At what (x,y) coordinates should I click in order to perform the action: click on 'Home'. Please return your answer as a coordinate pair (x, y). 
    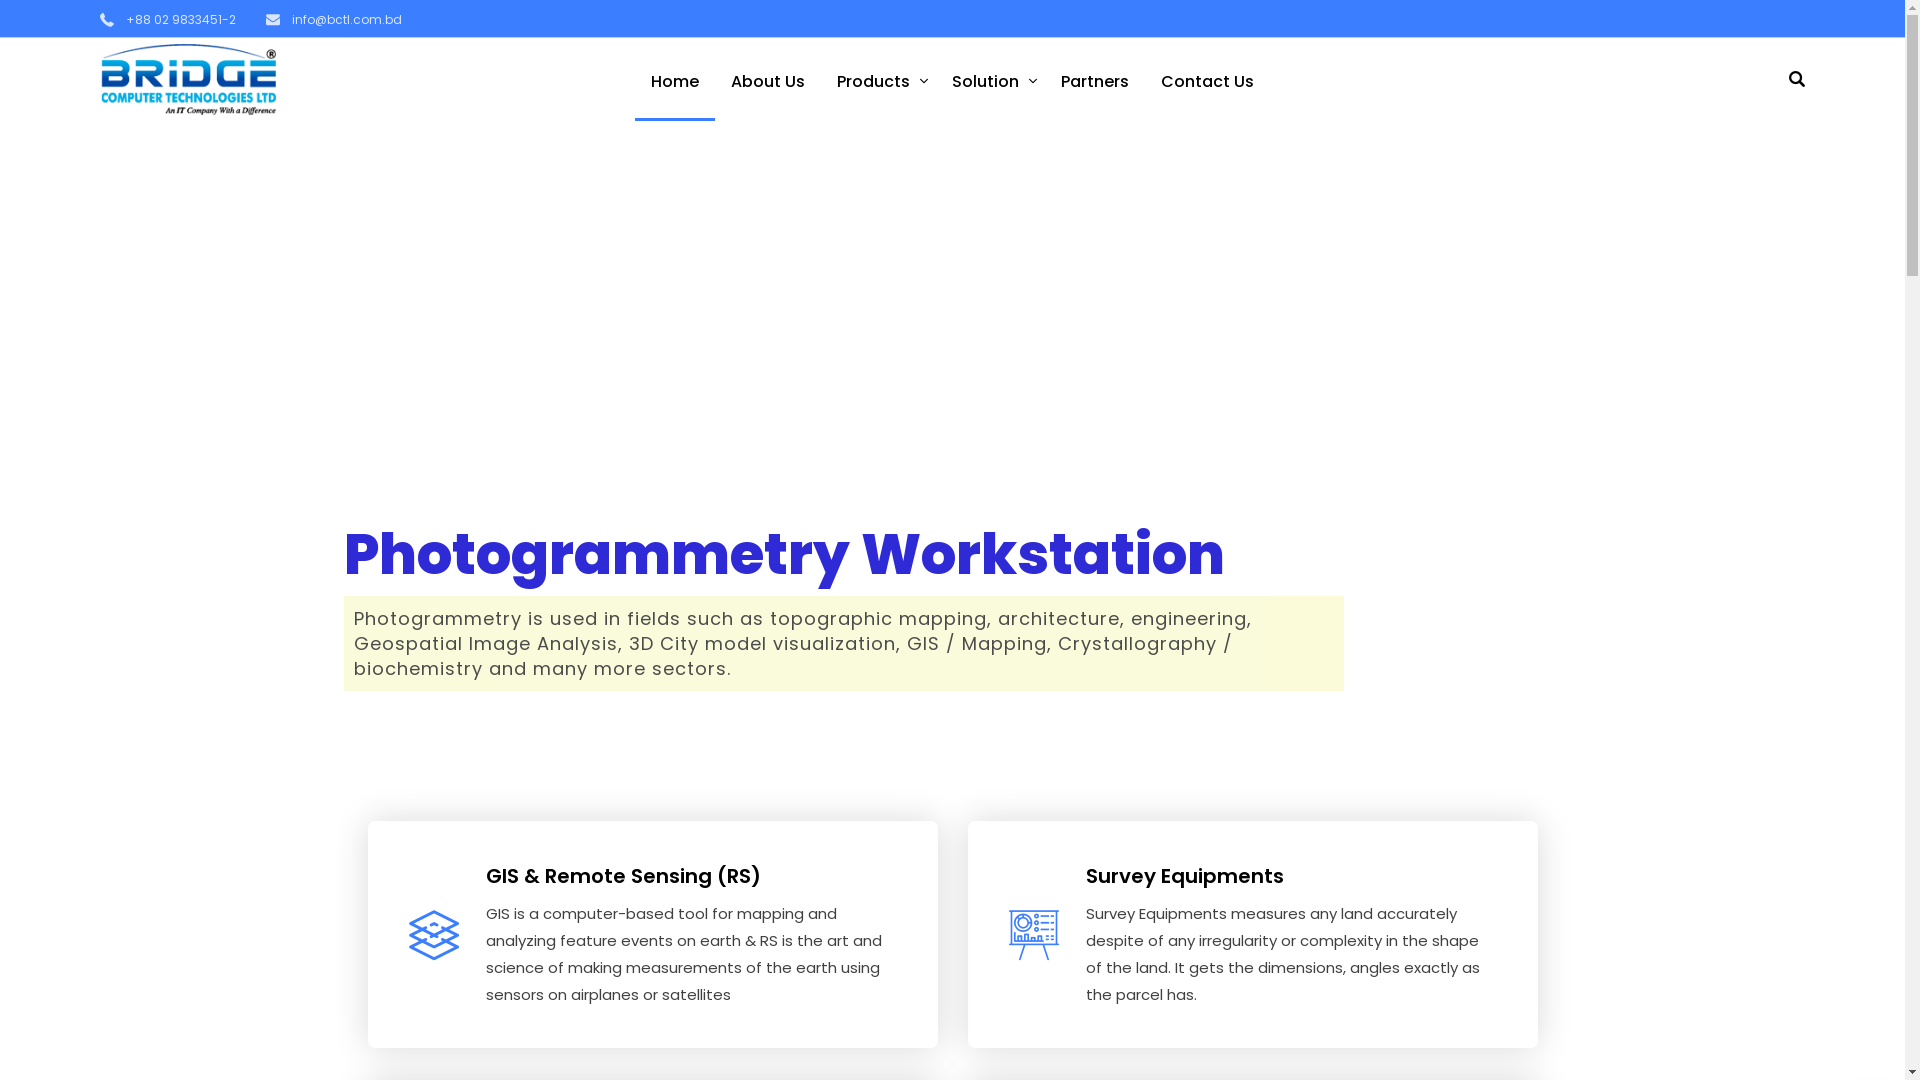
    Looking at the image, I should click on (675, 78).